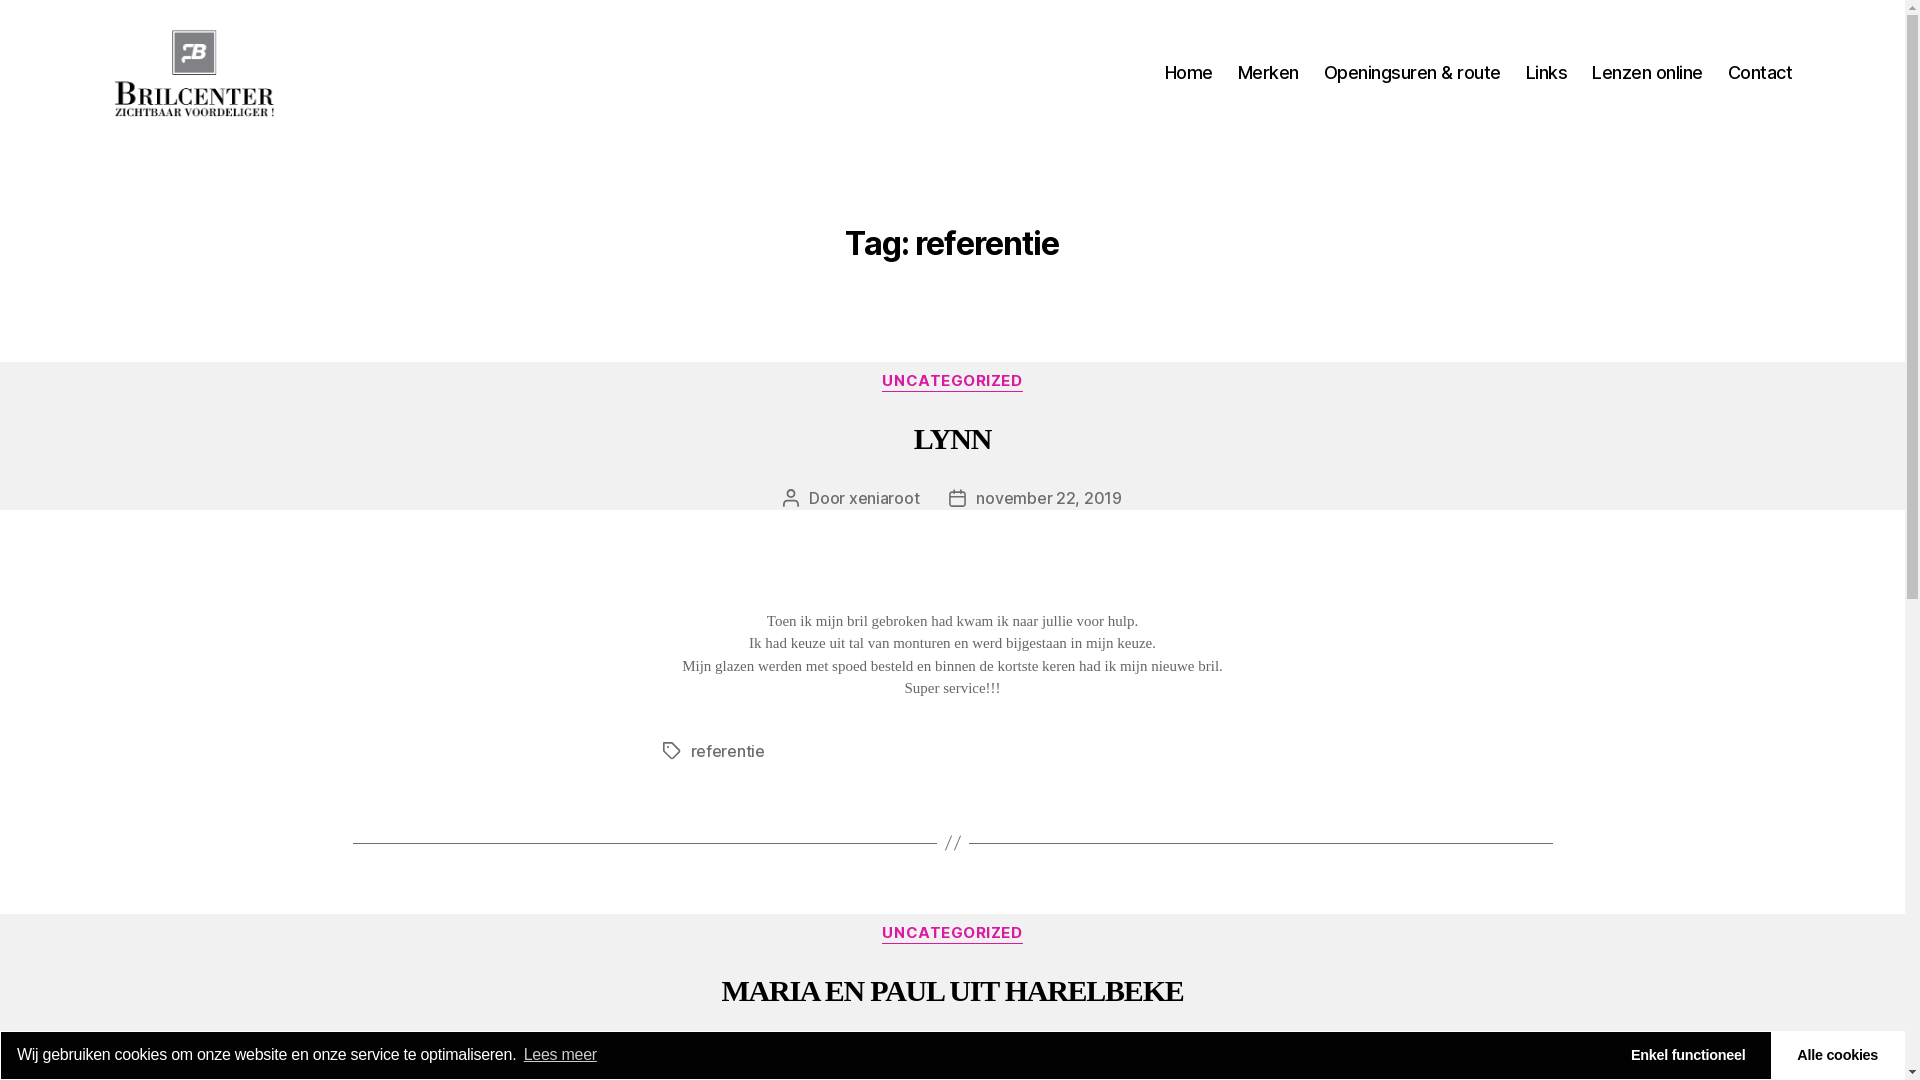  What do you see at coordinates (951, 437) in the screenshot?
I see `'LYNN'` at bounding box center [951, 437].